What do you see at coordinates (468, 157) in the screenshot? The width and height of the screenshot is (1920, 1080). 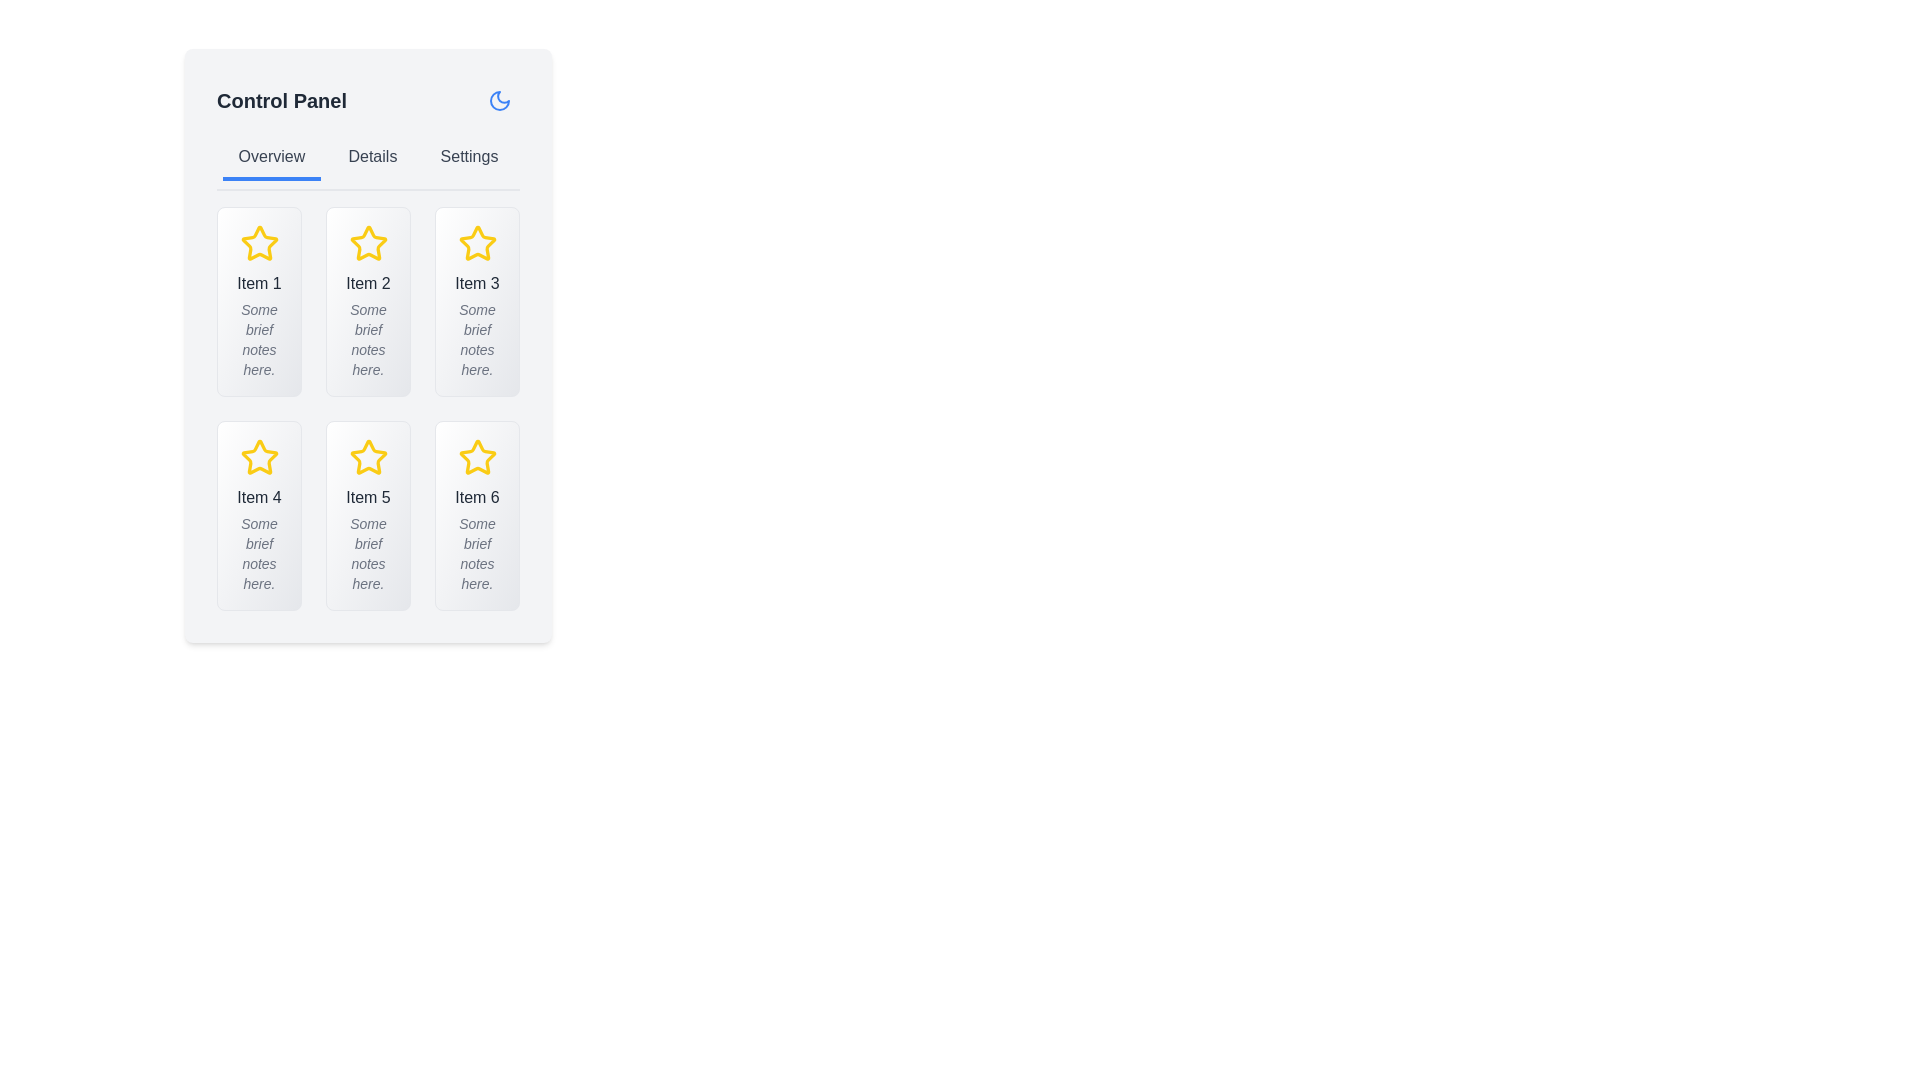 I see `the 'Settings' button in the upper-right section of the horizontal navigation bar` at bounding box center [468, 157].